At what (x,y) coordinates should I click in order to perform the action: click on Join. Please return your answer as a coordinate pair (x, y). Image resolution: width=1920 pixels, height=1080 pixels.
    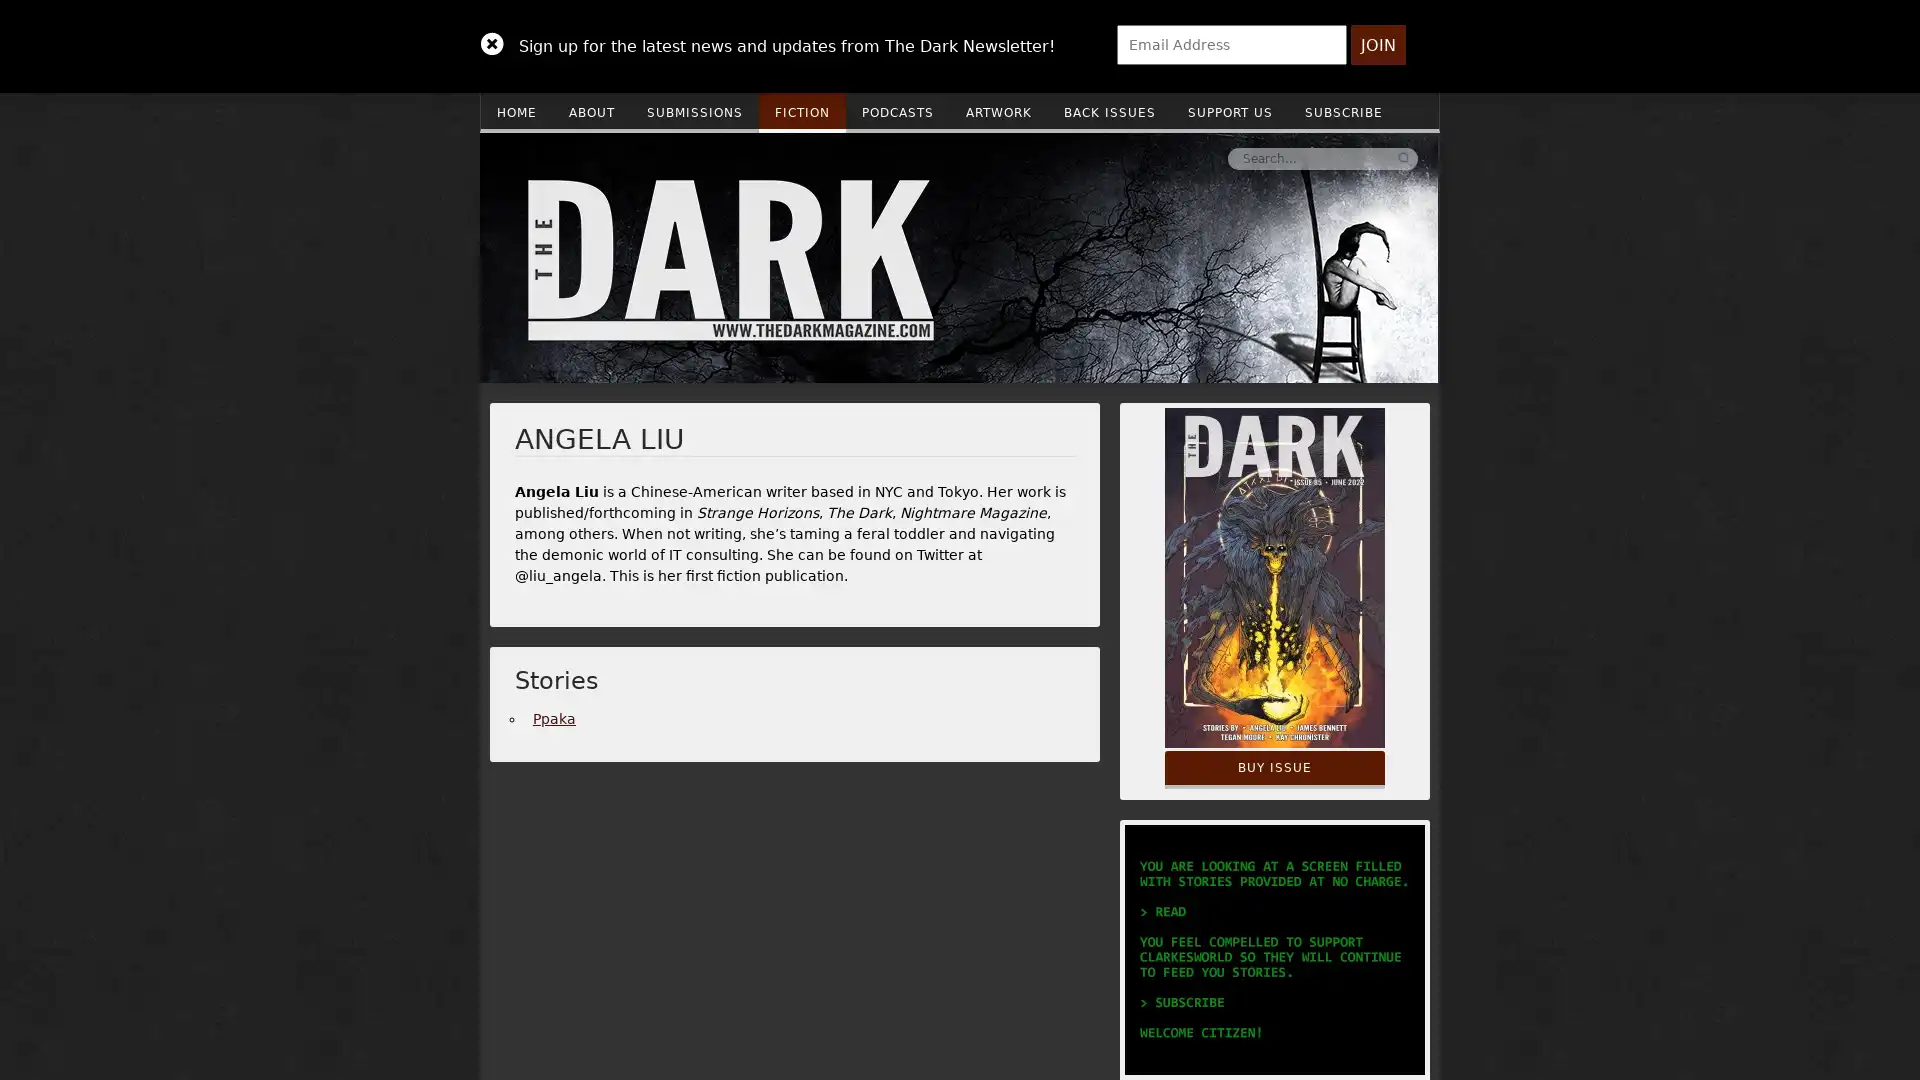
    Looking at the image, I should click on (1377, 45).